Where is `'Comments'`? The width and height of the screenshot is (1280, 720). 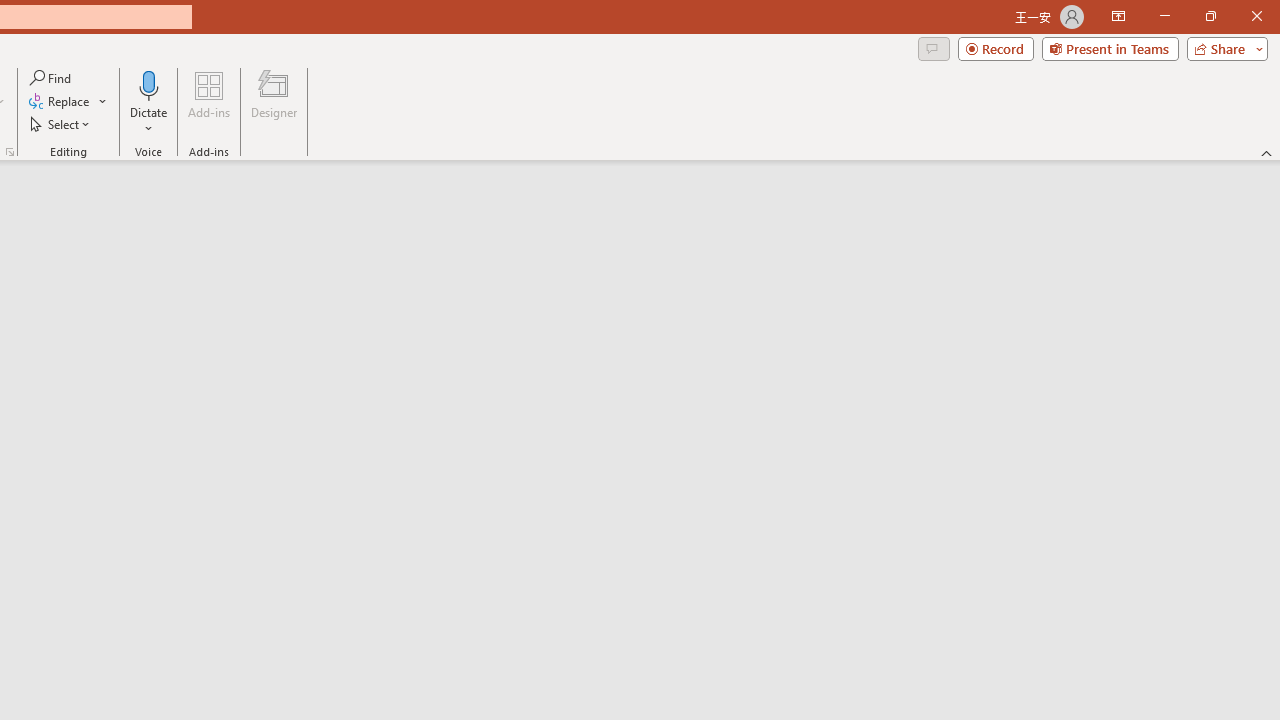
'Comments' is located at coordinates (932, 47).